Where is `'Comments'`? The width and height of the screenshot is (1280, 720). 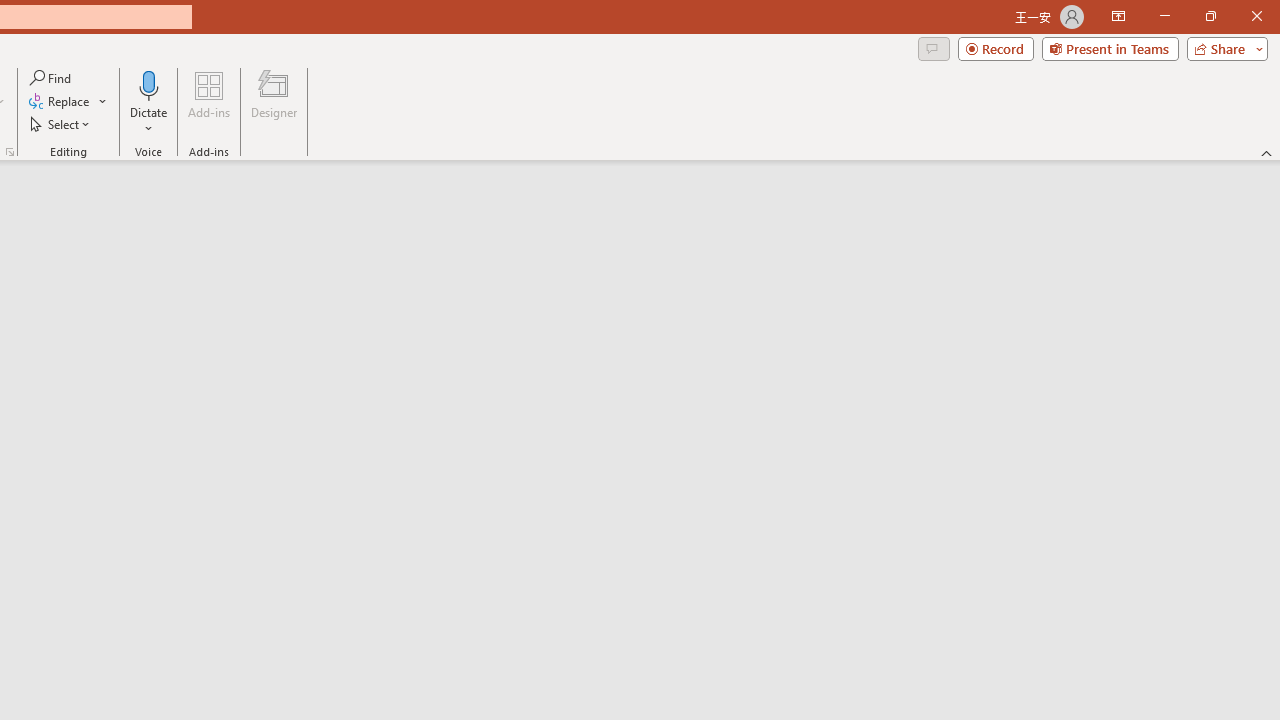
'Comments' is located at coordinates (932, 47).